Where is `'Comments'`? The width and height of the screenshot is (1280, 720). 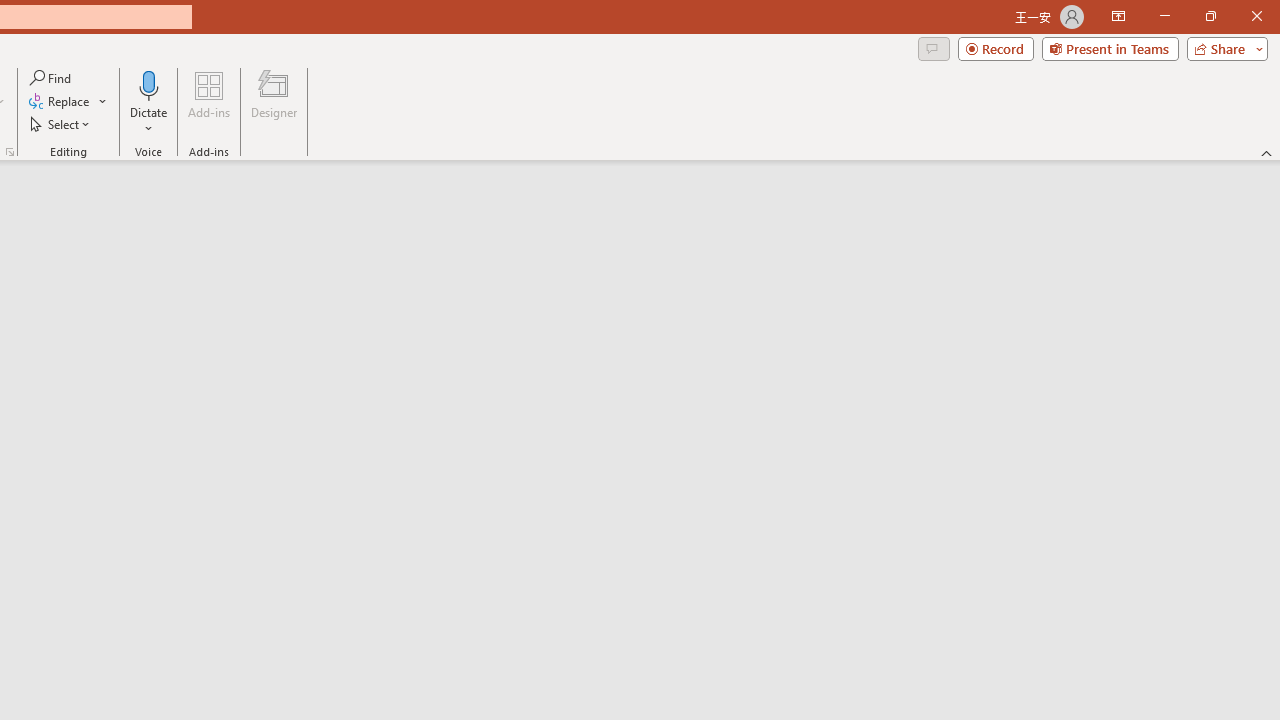
'Comments' is located at coordinates (932, 47).